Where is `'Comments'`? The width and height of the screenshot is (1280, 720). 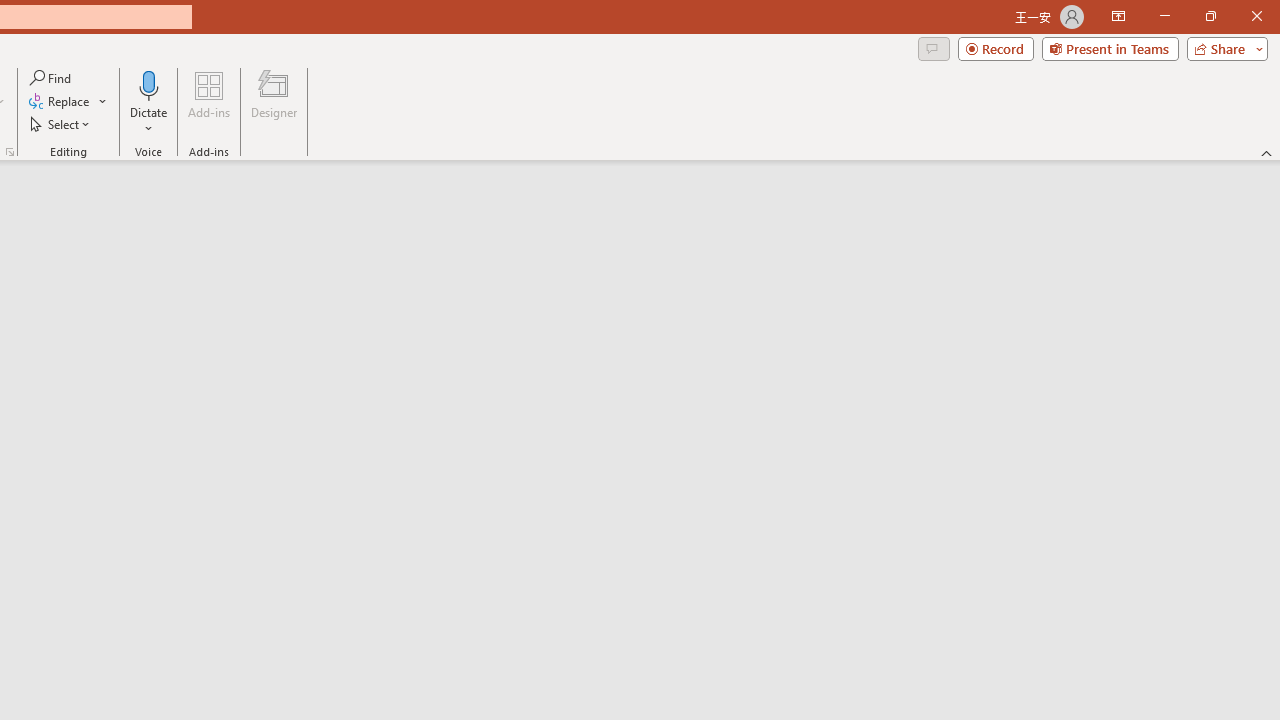
'Comments' is located at coordinates (932, 47).